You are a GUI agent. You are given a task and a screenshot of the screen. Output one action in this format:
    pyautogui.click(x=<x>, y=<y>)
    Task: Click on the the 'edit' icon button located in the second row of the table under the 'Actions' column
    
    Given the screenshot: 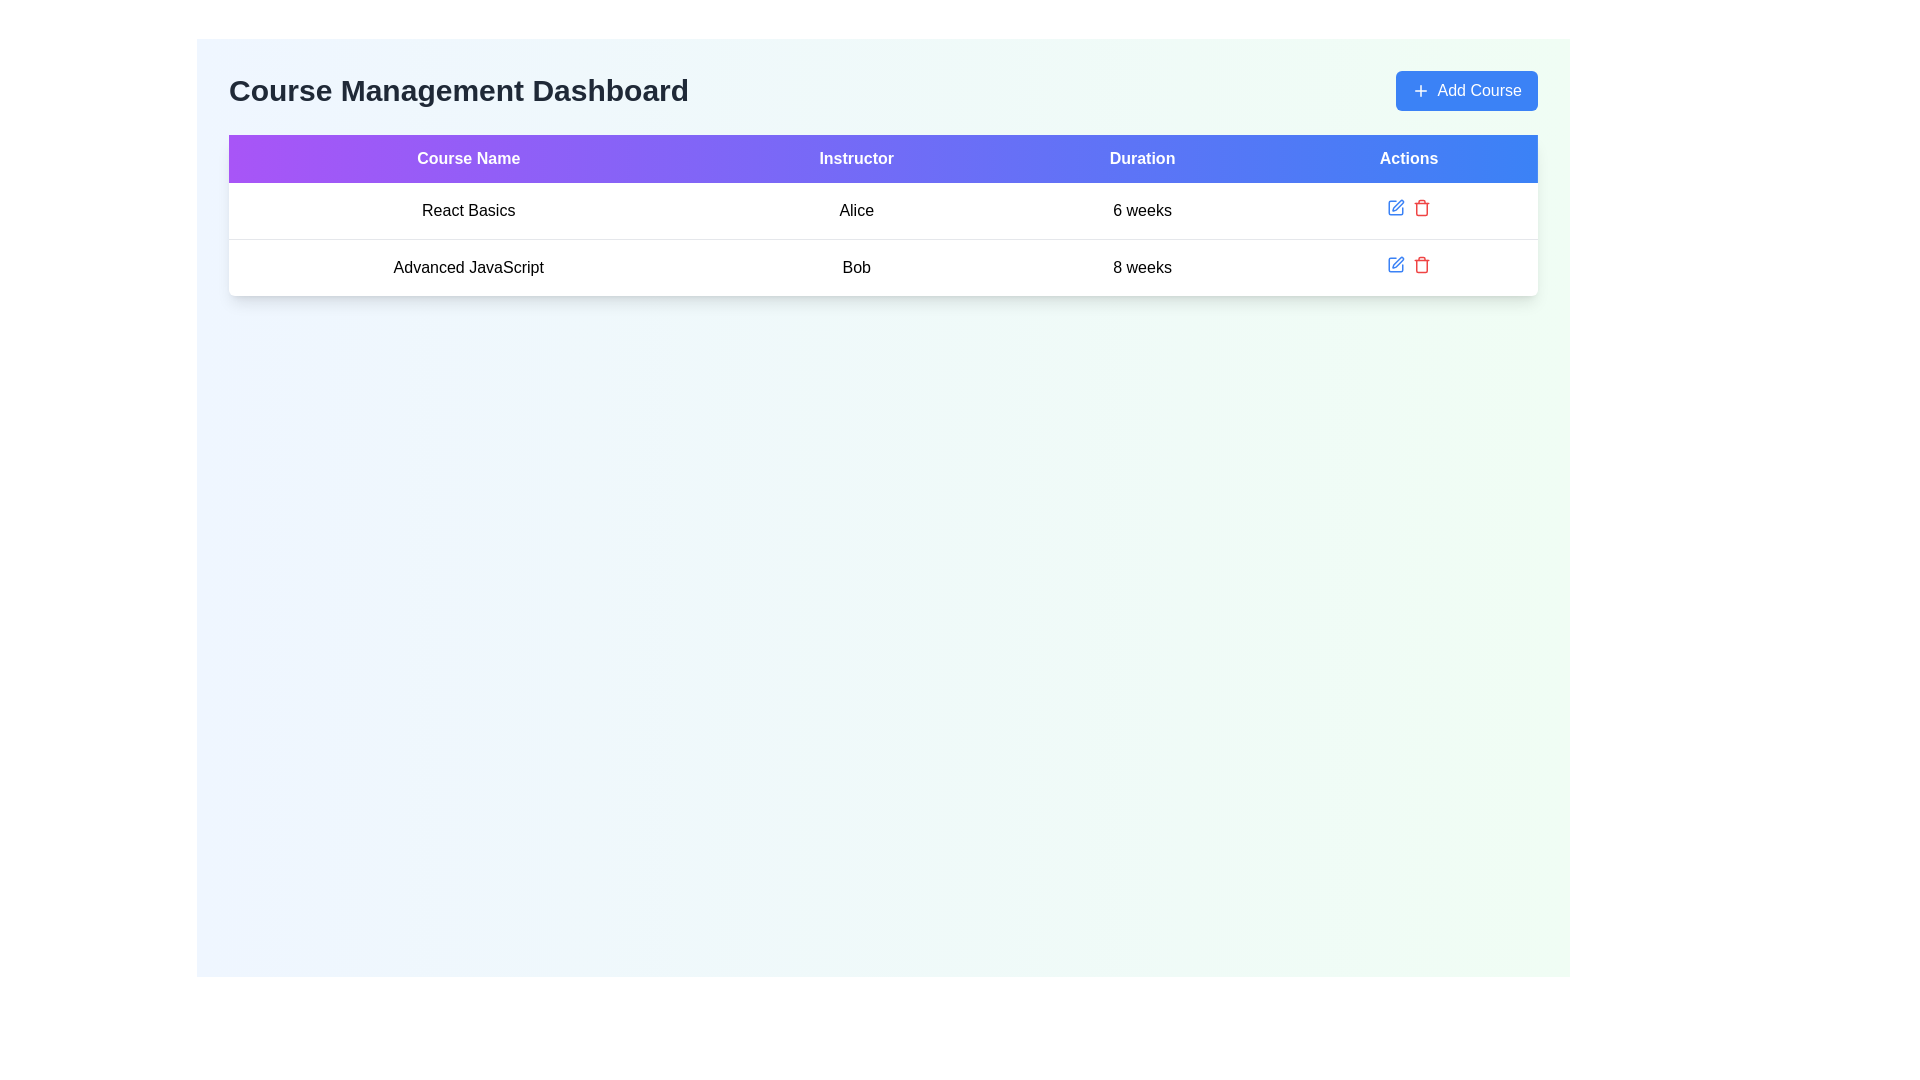 What is the action you would take?
    pyautogui.click(x=1397, y=261)
    